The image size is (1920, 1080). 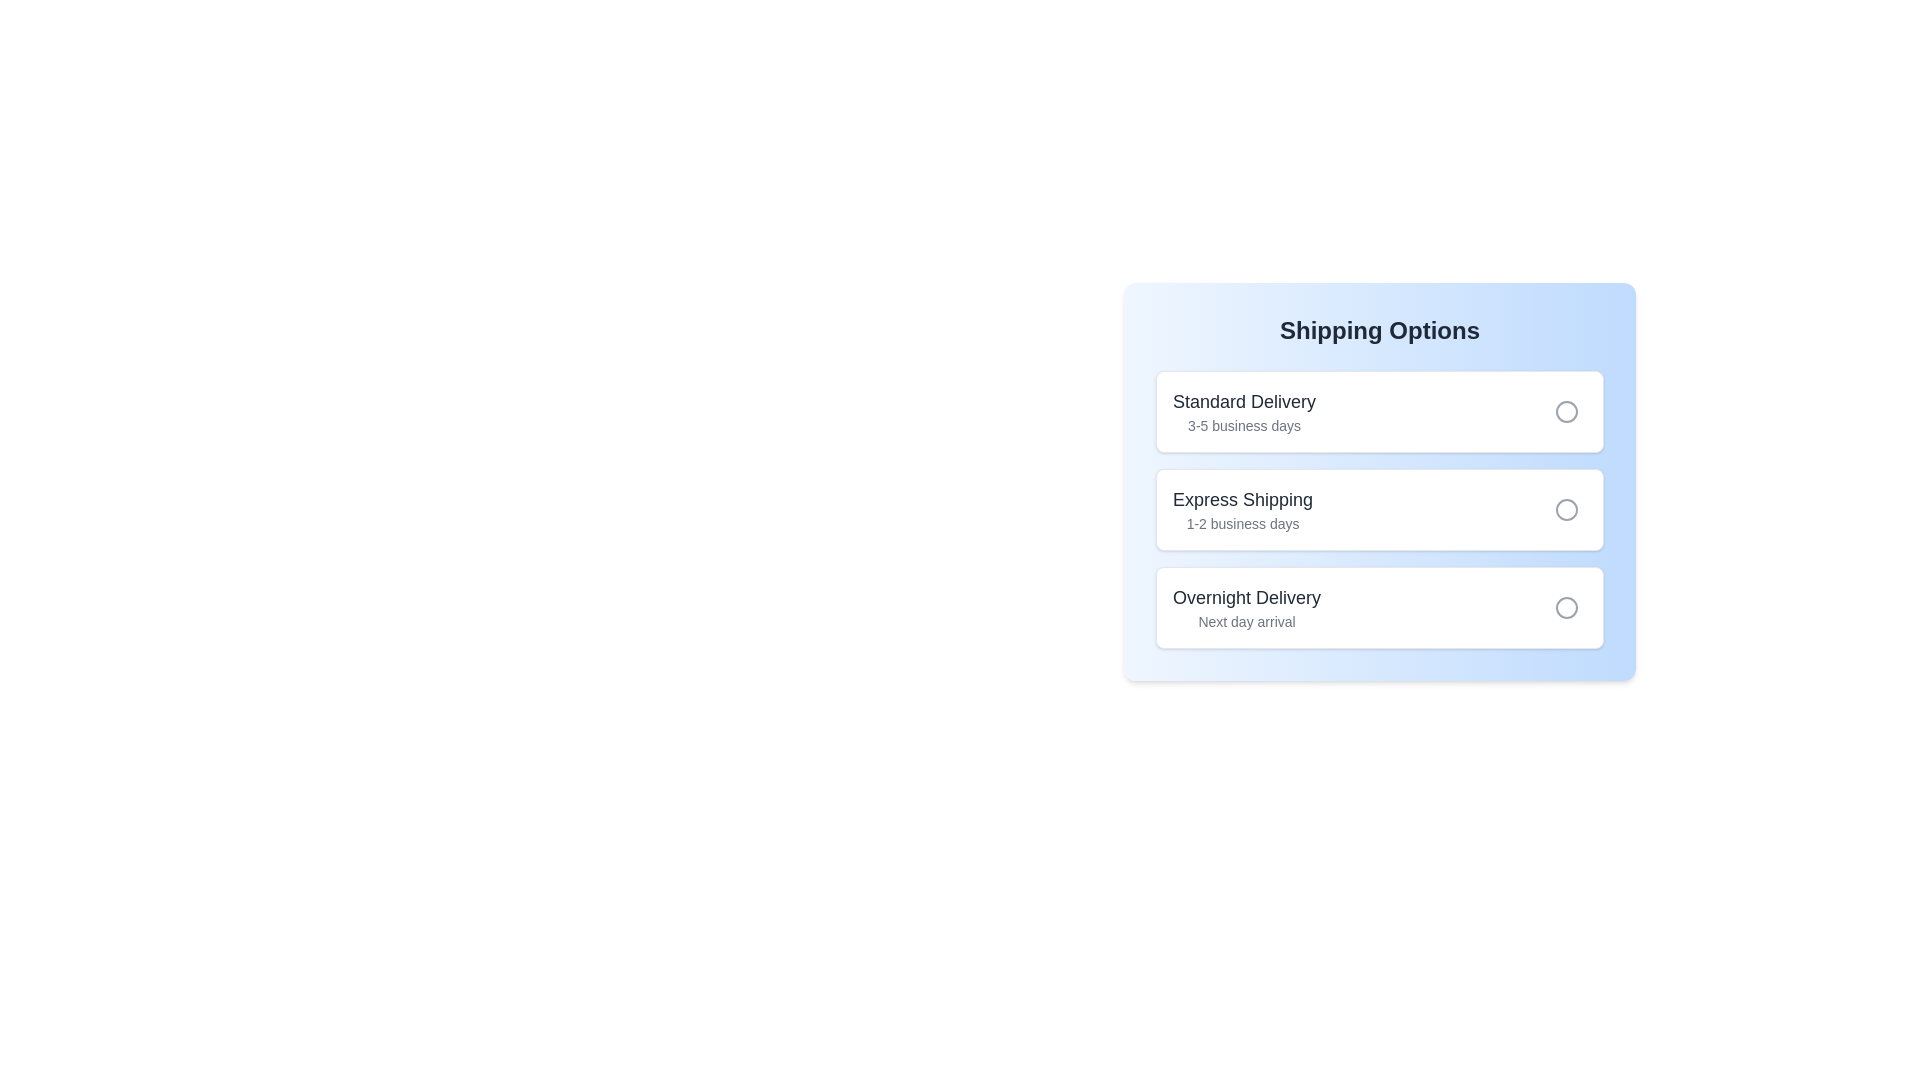 What do you see at coordinates (1246, 620) in the screenshot?
I see `the additional information label located below the 'Overnight Delivery' label in the third delivery option of the 'Shipping Options' list` at bounding box center [1246, 620].